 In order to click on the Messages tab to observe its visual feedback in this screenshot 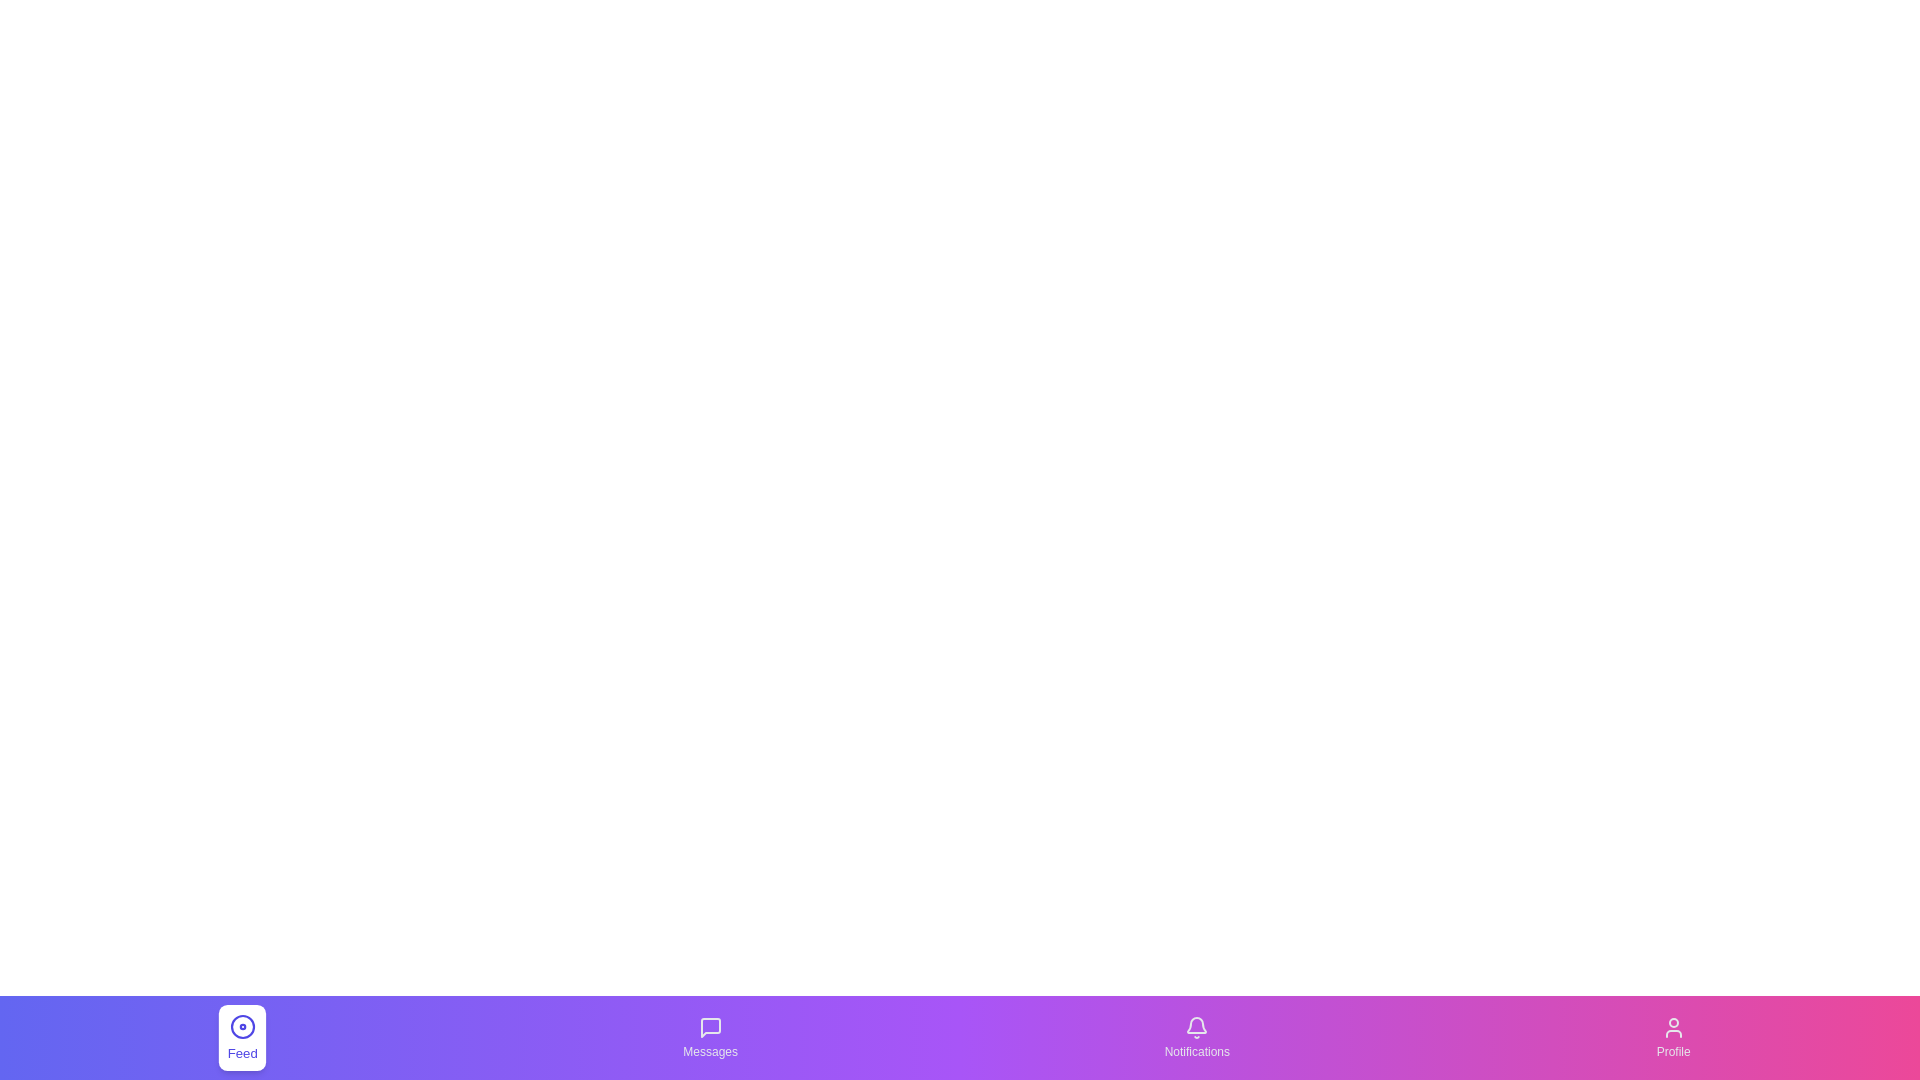, I will do `click(710, 1036)`.